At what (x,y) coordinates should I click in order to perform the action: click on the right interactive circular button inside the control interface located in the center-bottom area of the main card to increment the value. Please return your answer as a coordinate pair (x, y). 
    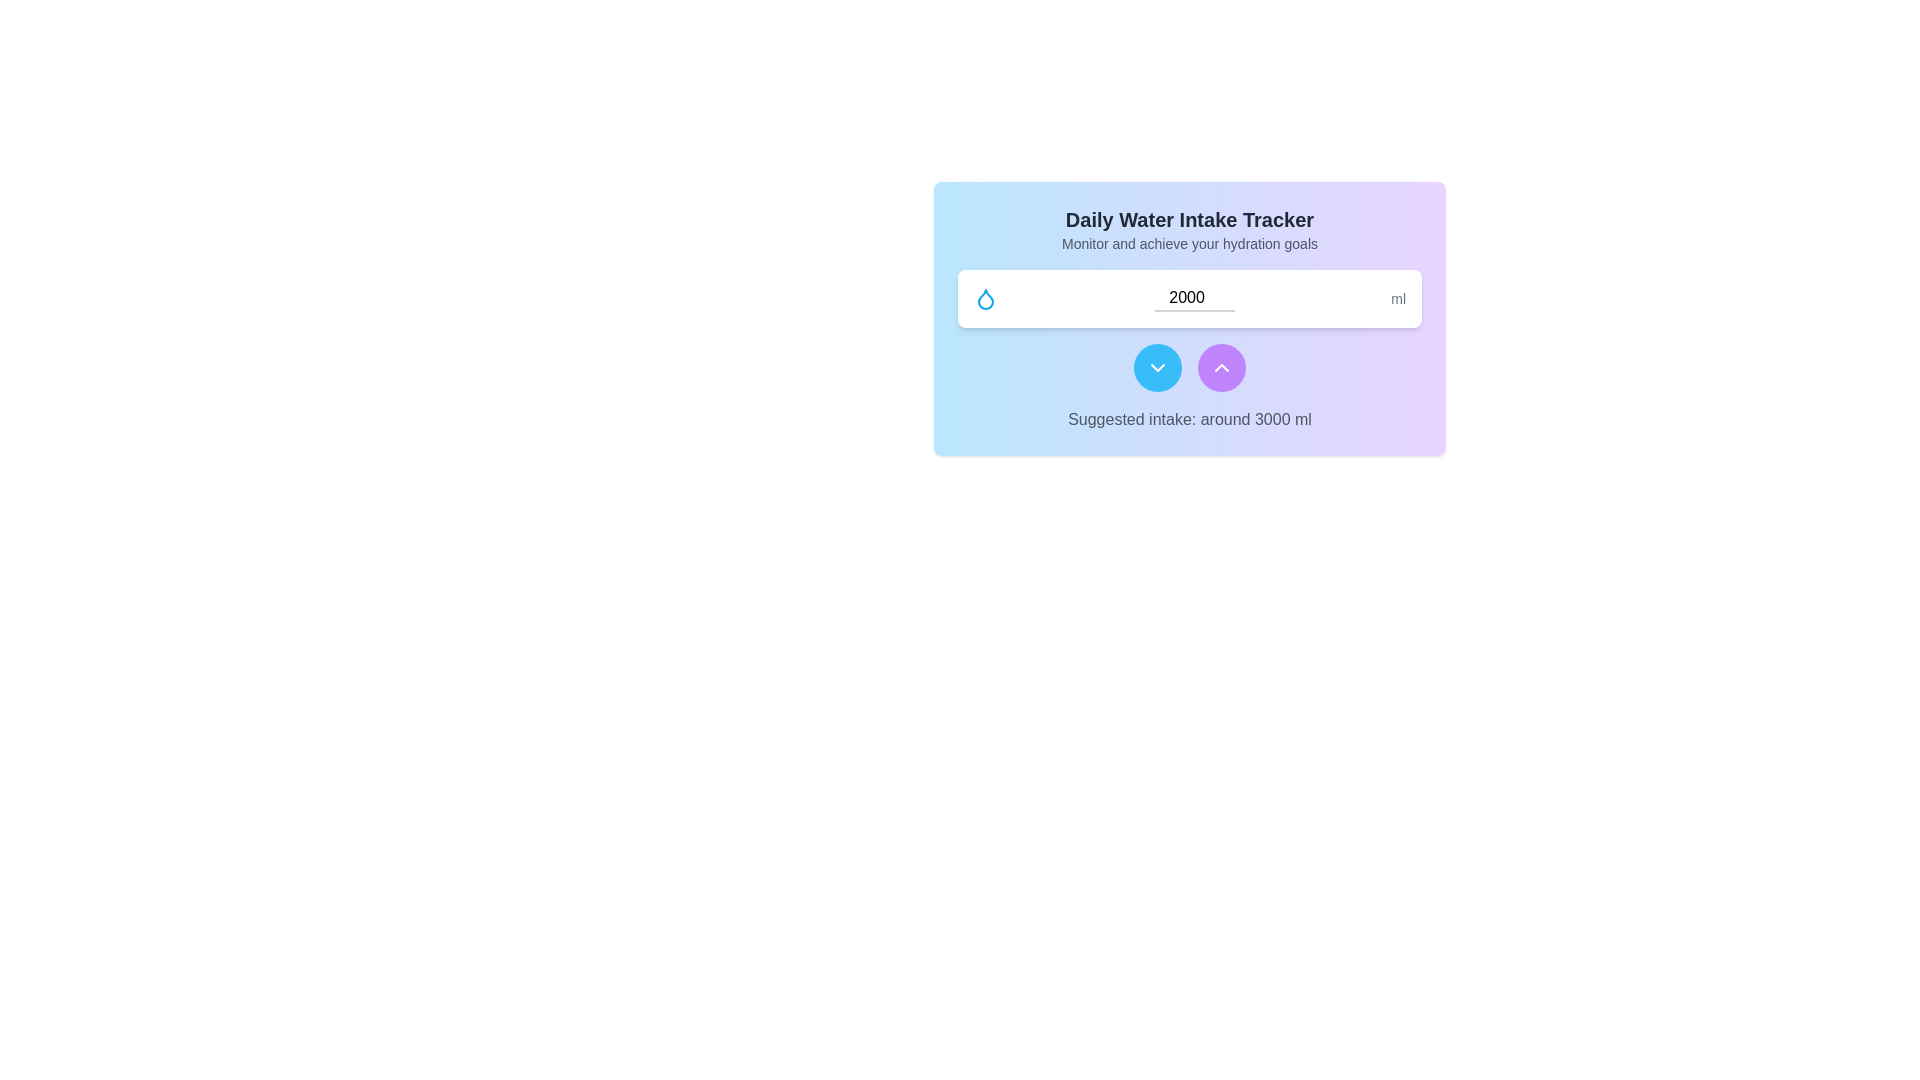
    Looking at the image, I should click on (1190, 367).